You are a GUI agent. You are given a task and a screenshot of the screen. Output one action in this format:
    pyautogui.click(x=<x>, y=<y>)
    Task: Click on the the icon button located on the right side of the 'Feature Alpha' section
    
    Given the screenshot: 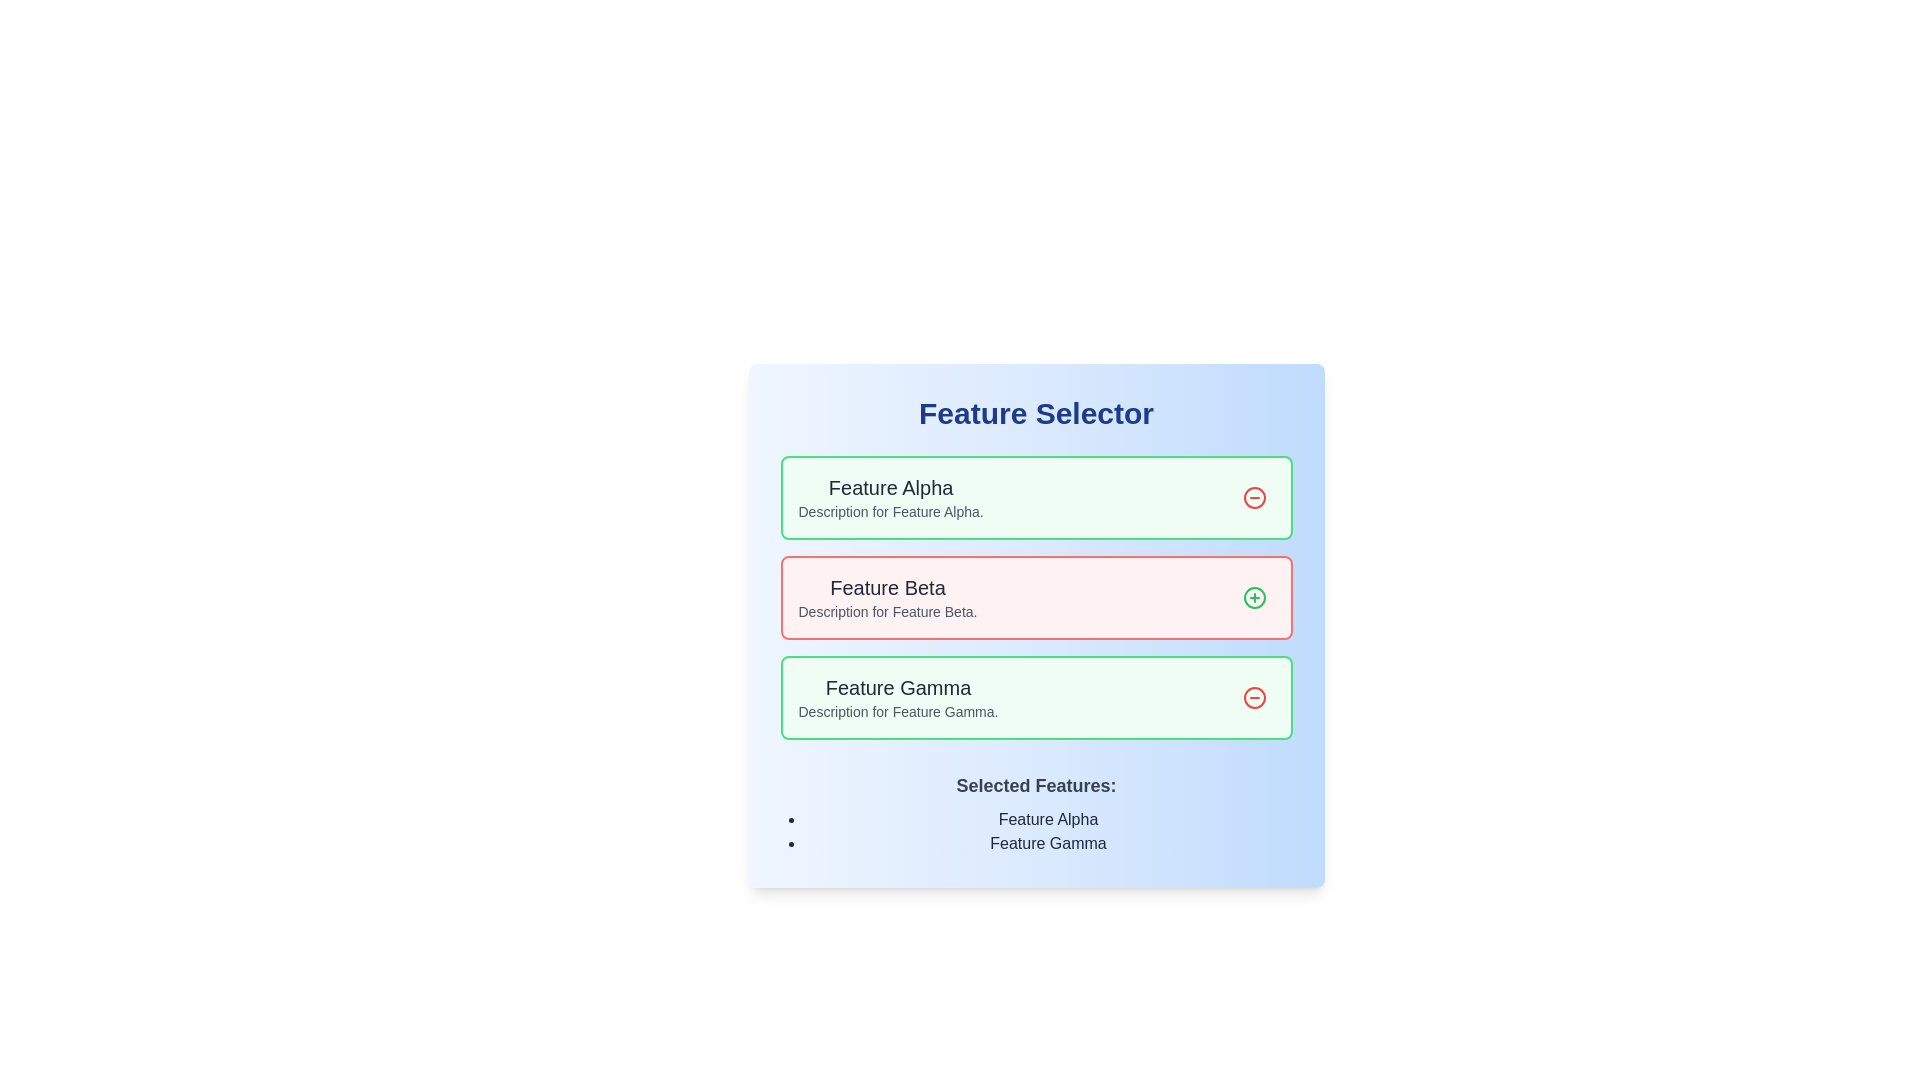 What is the action you would take?
    pyautogui.click(x=1253, y=697)
    